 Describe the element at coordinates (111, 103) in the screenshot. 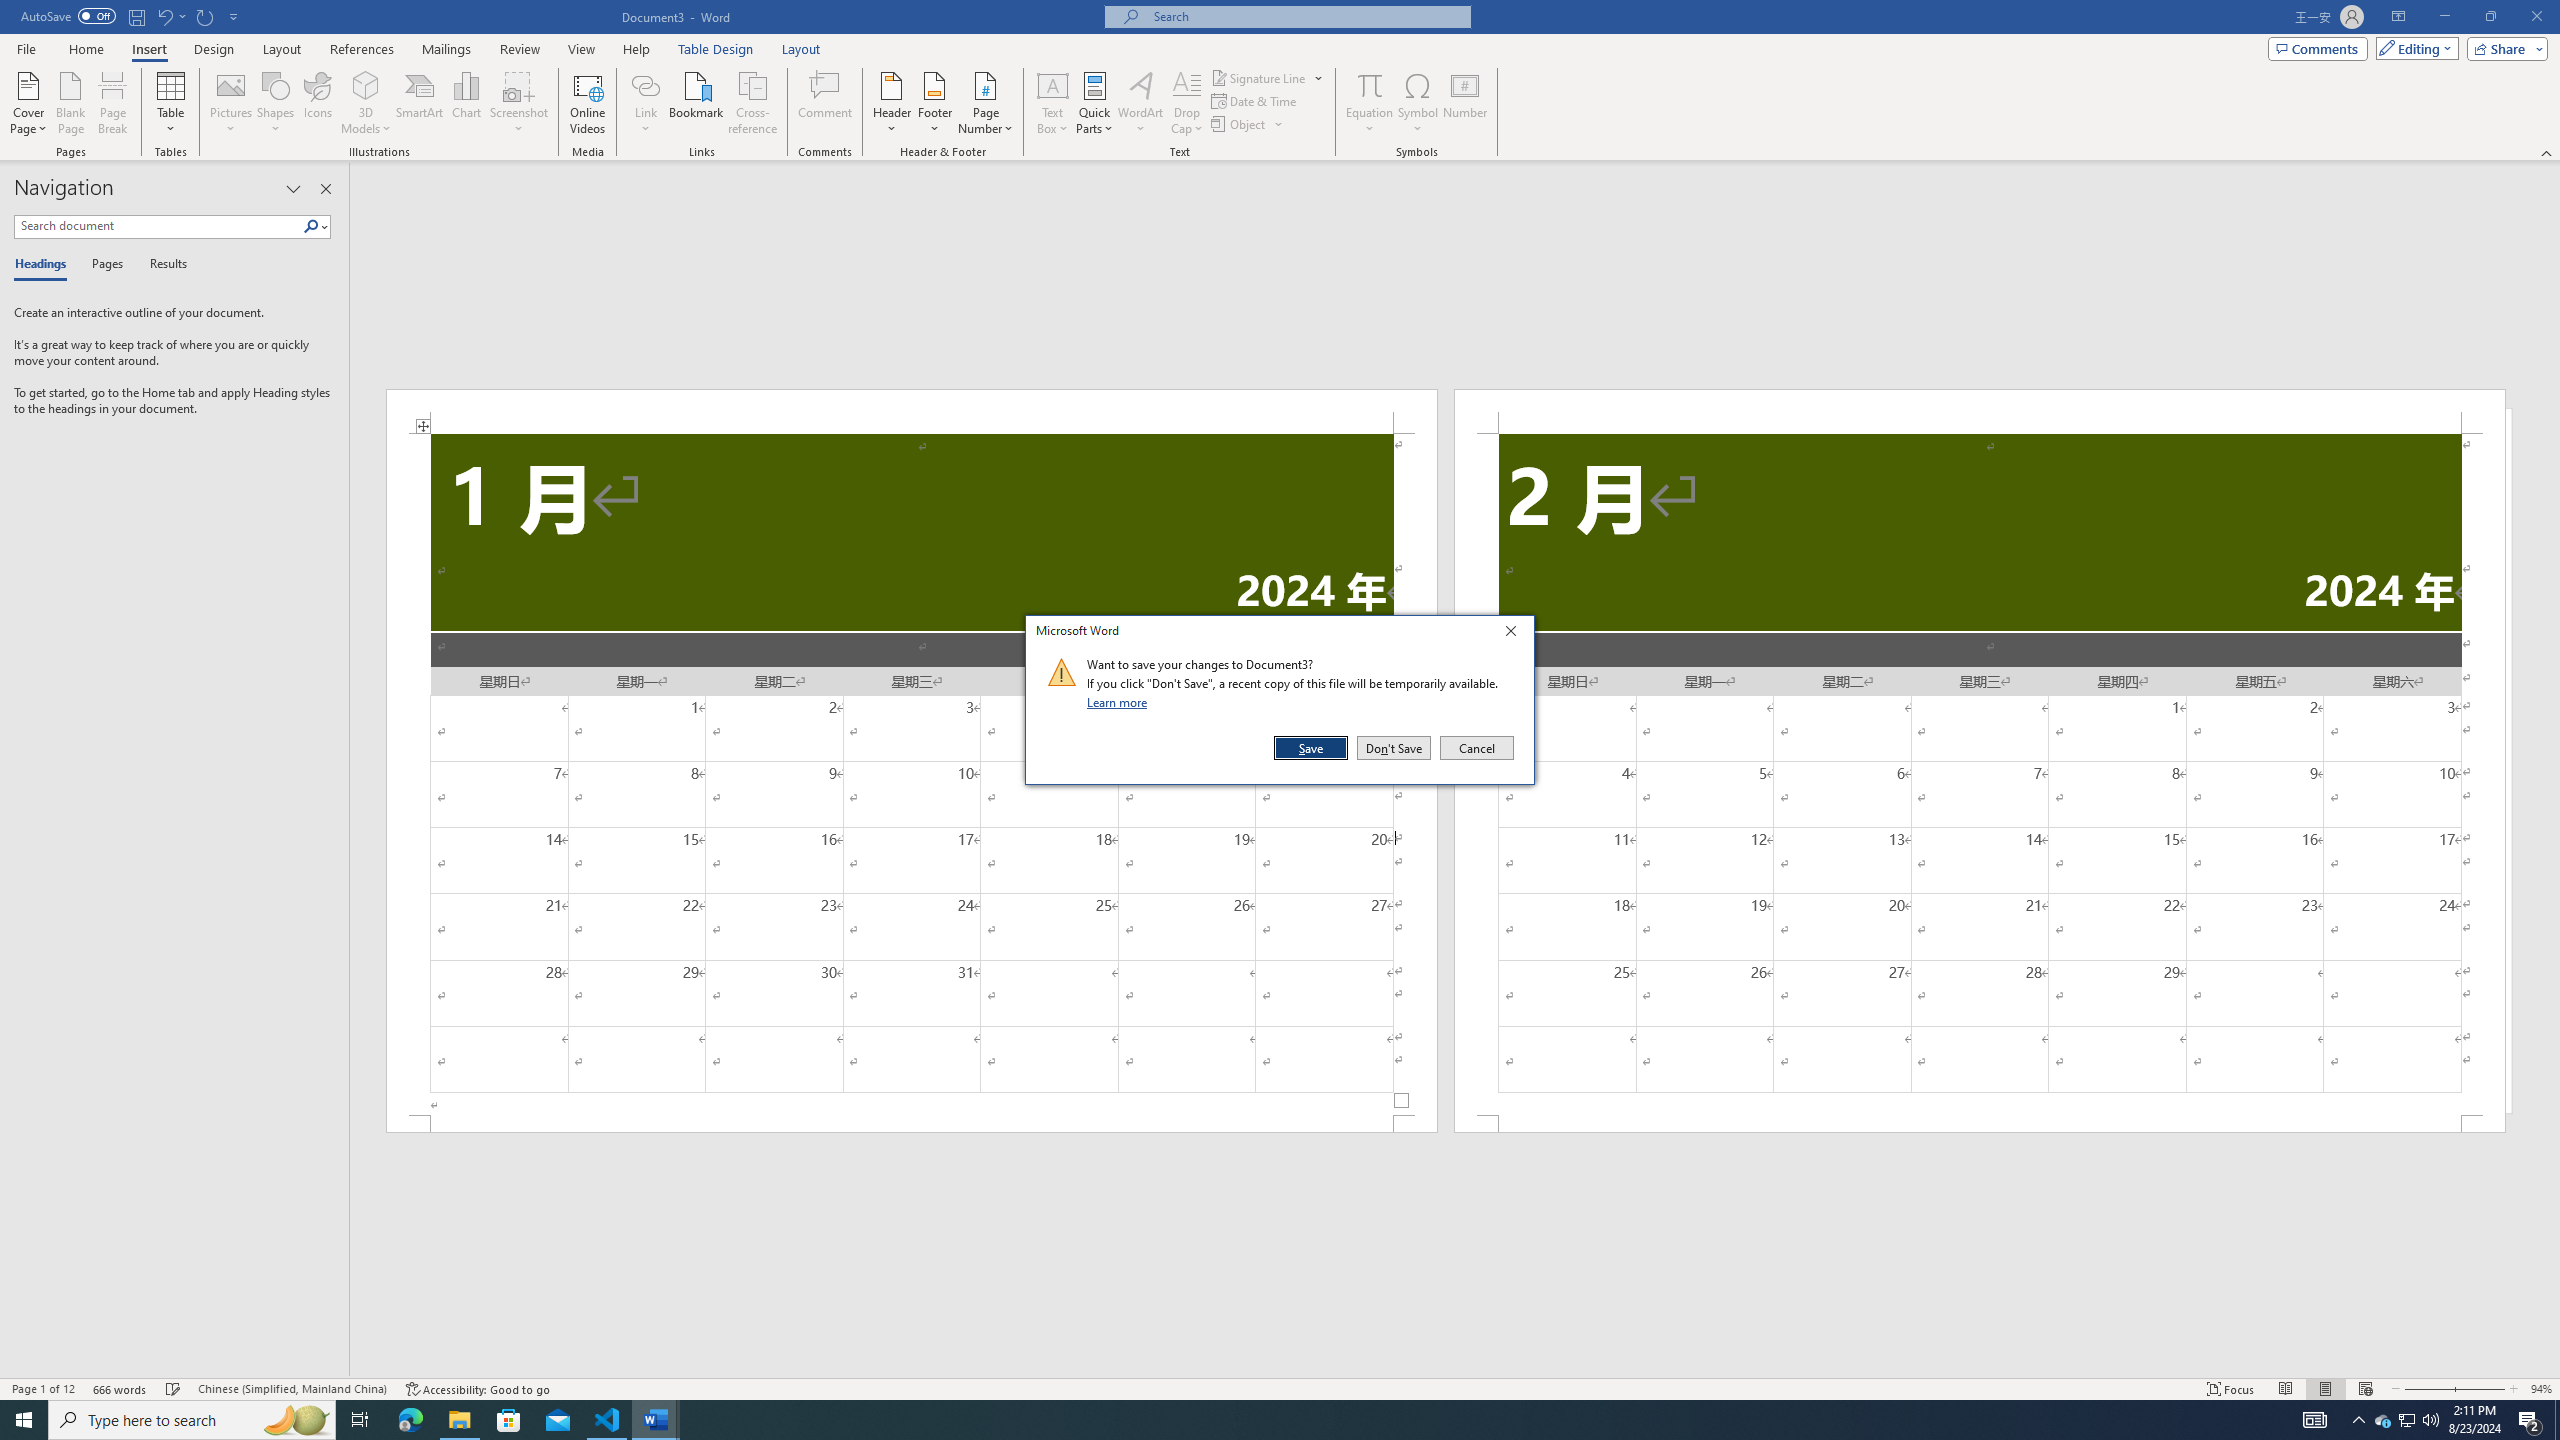

I see `'Page Break'` at that location.